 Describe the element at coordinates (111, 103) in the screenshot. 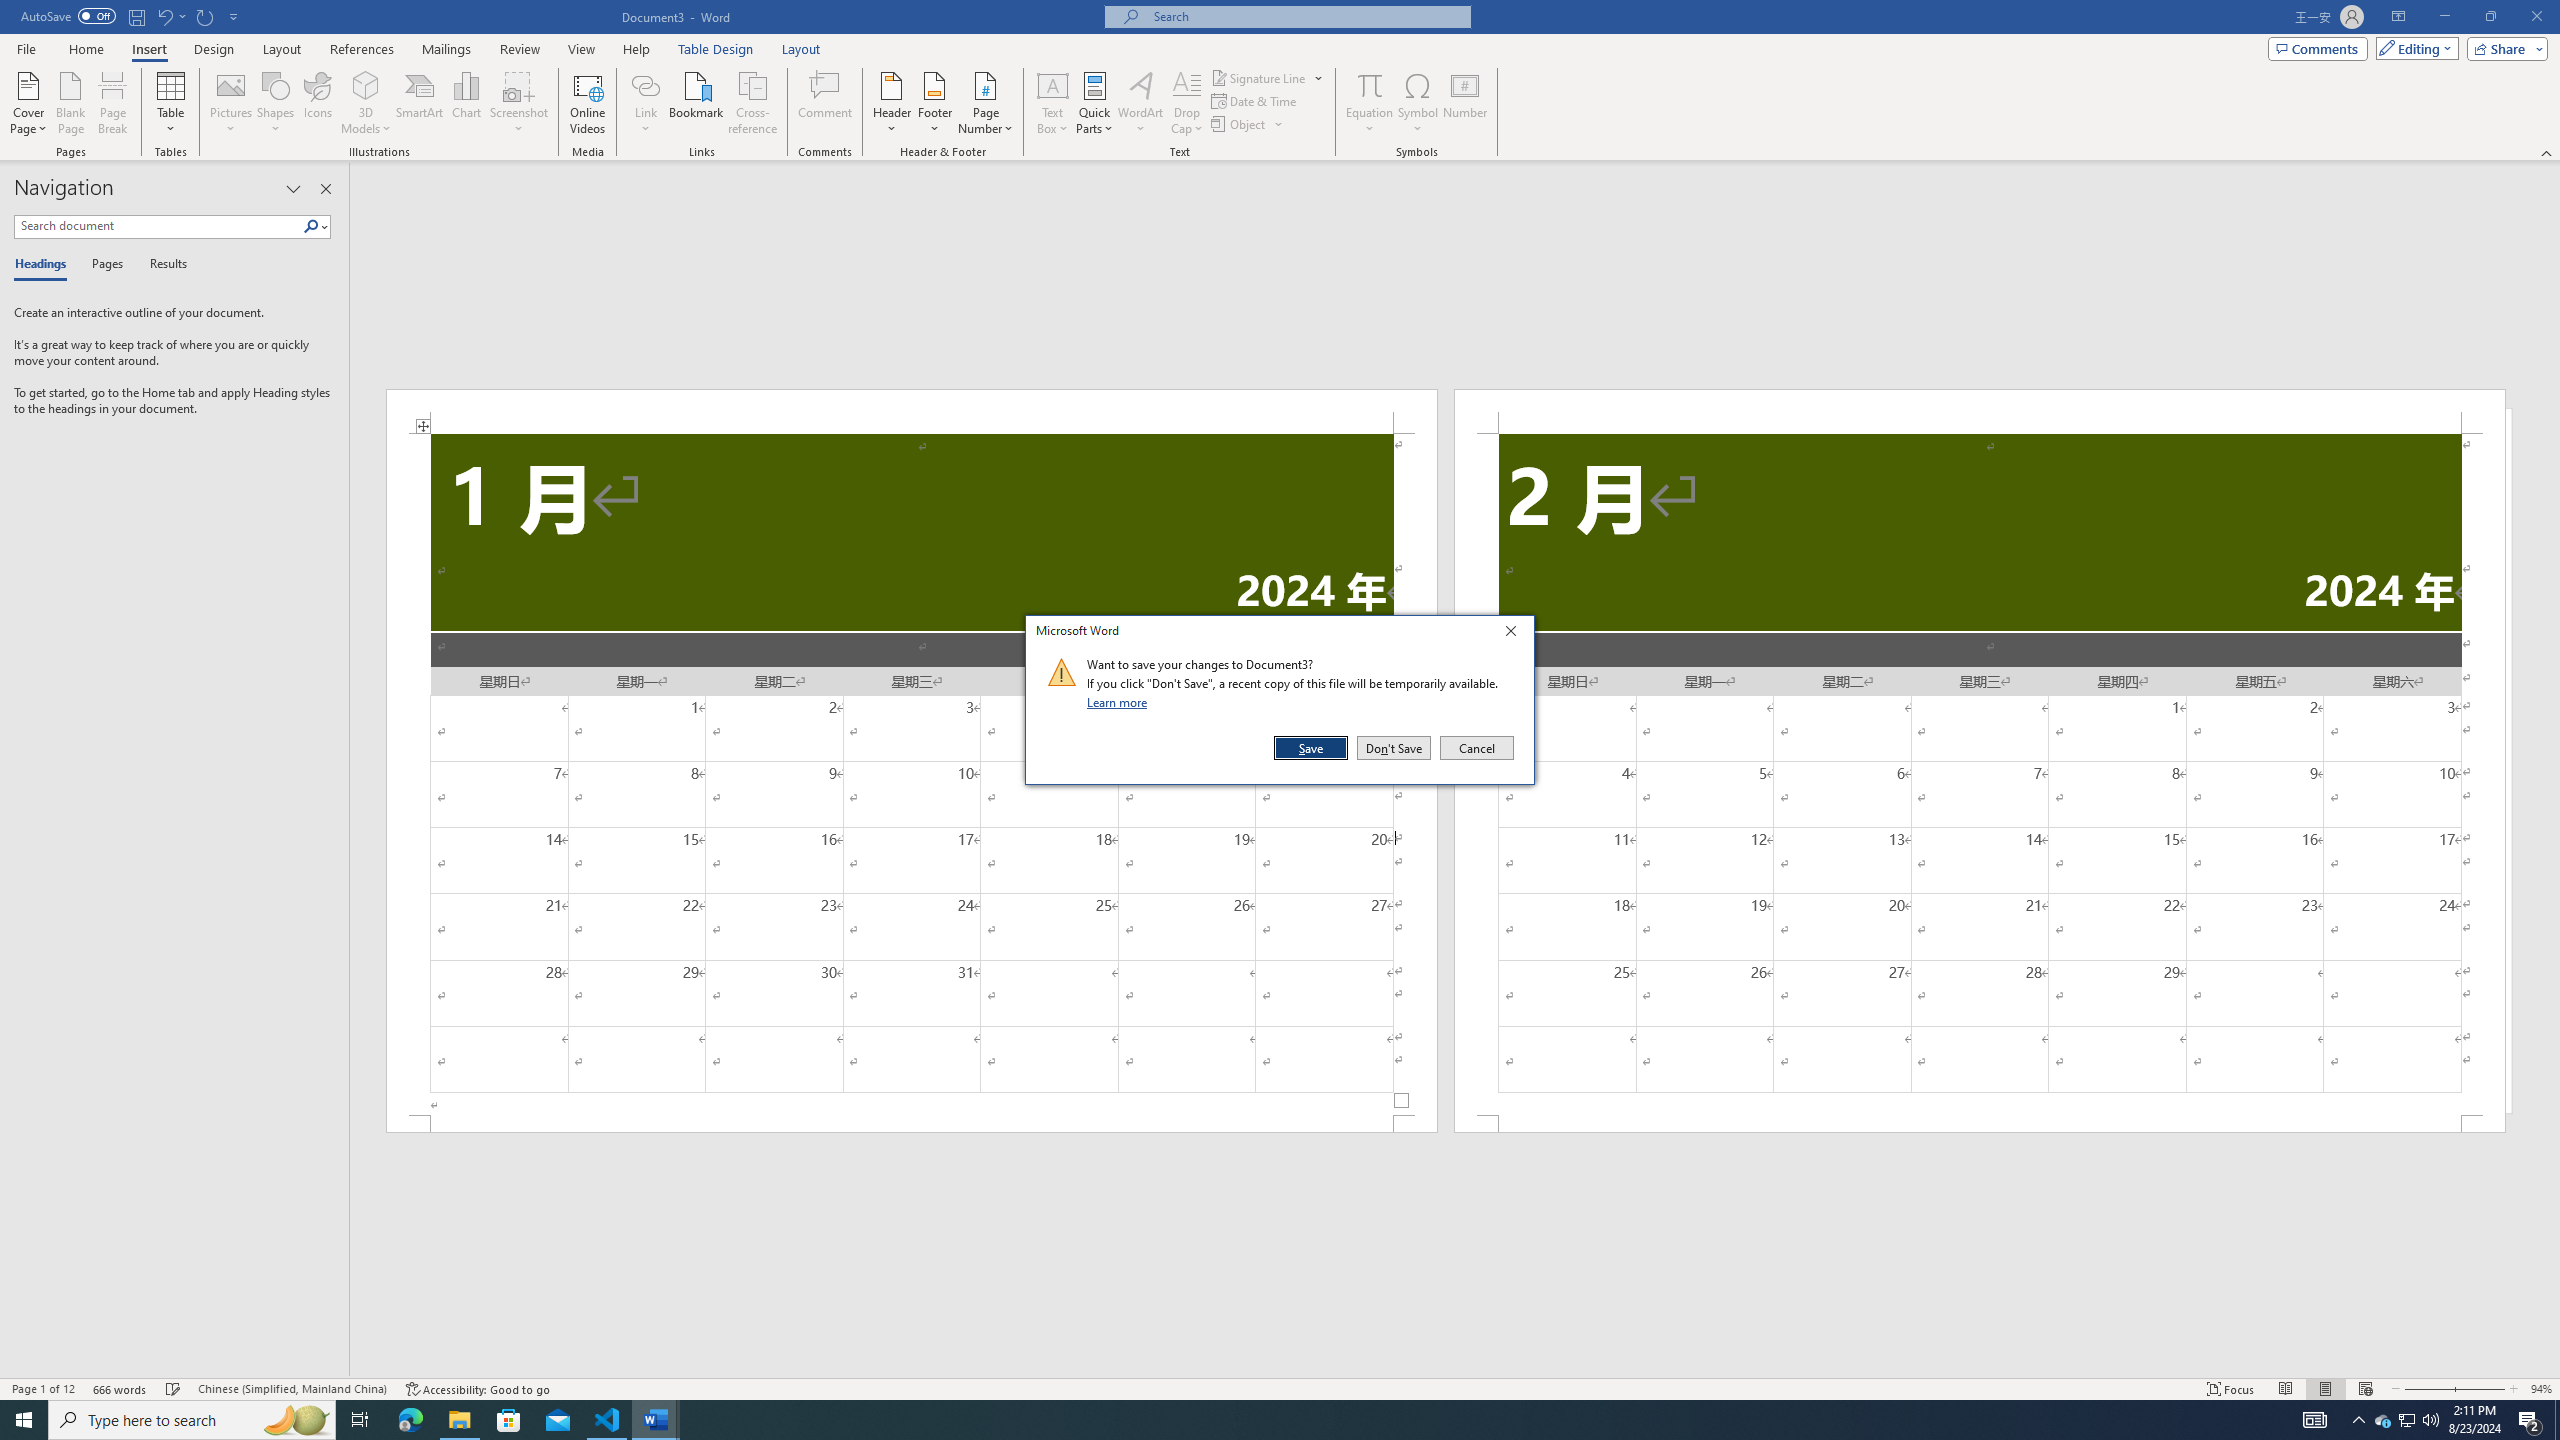

I see `'Page Break'` at that location.